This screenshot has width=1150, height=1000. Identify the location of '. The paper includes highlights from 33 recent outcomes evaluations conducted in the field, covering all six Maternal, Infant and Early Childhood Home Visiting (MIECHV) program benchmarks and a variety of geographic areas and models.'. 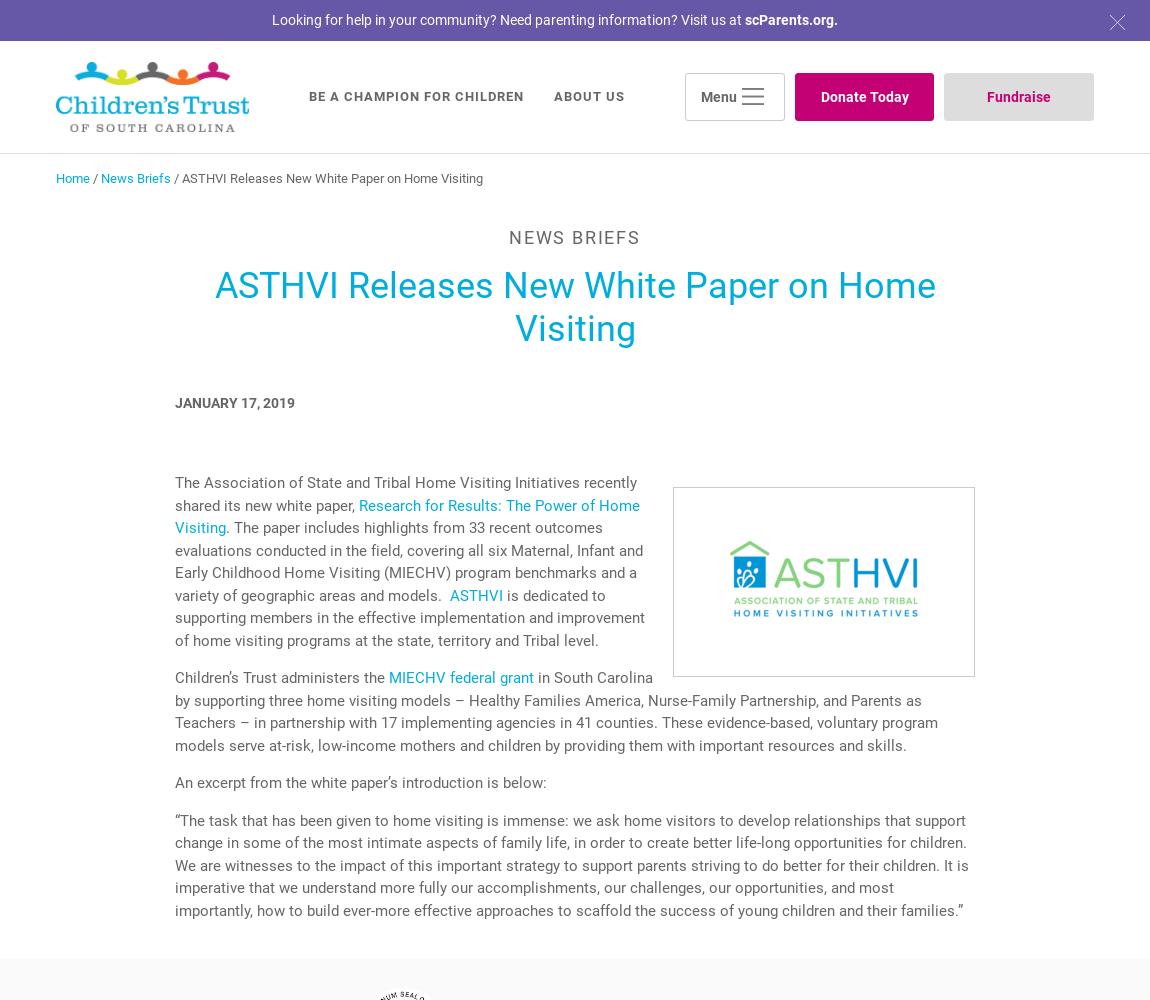
(174, 561).